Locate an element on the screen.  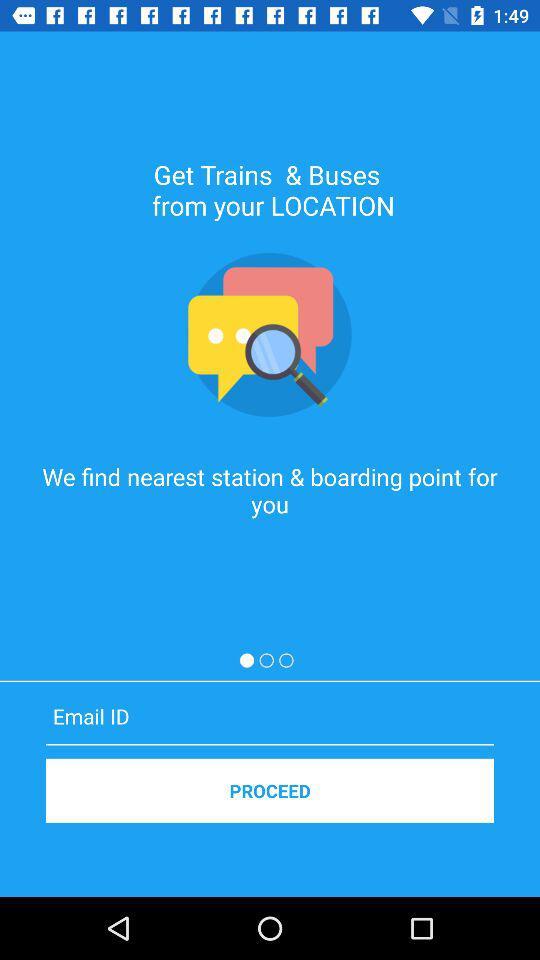
the email id is located at coordinates (270, 716).